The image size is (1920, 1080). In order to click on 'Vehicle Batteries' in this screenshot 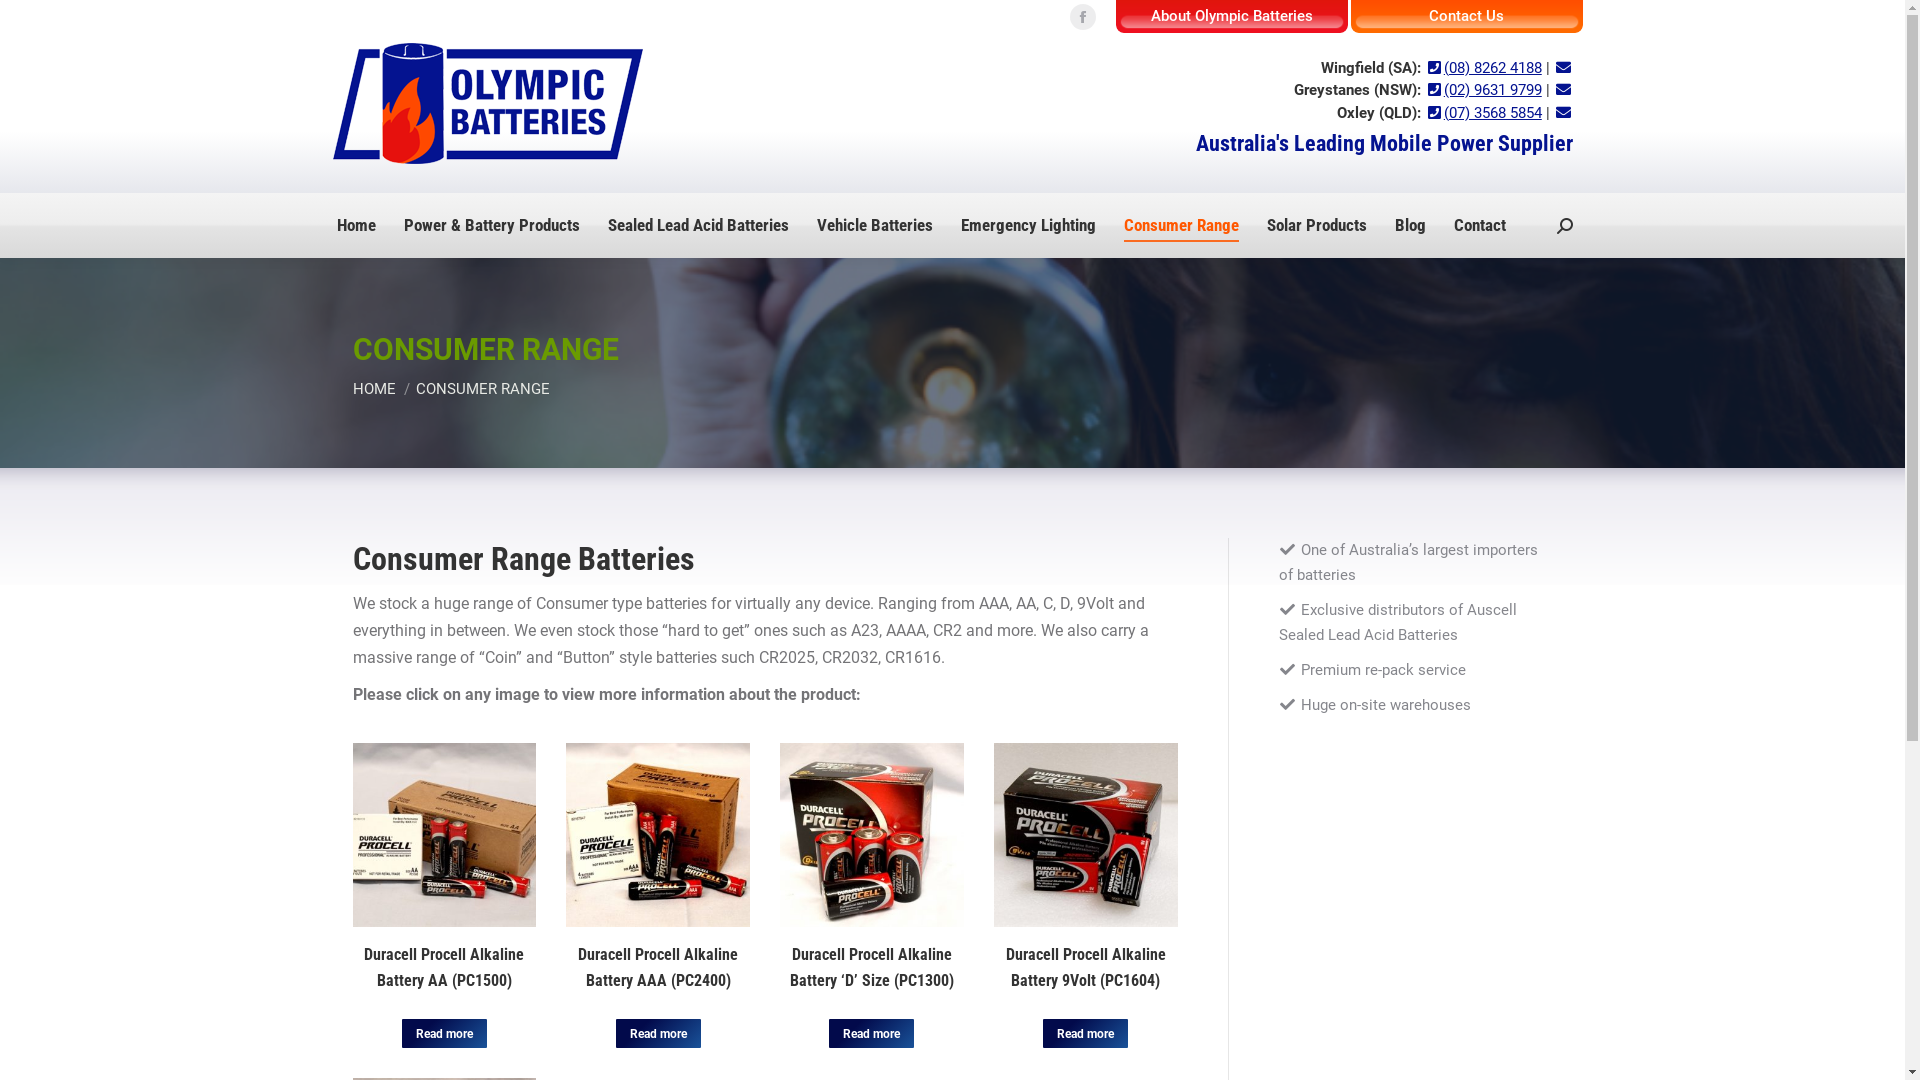, I will do `click(873, 225)`.